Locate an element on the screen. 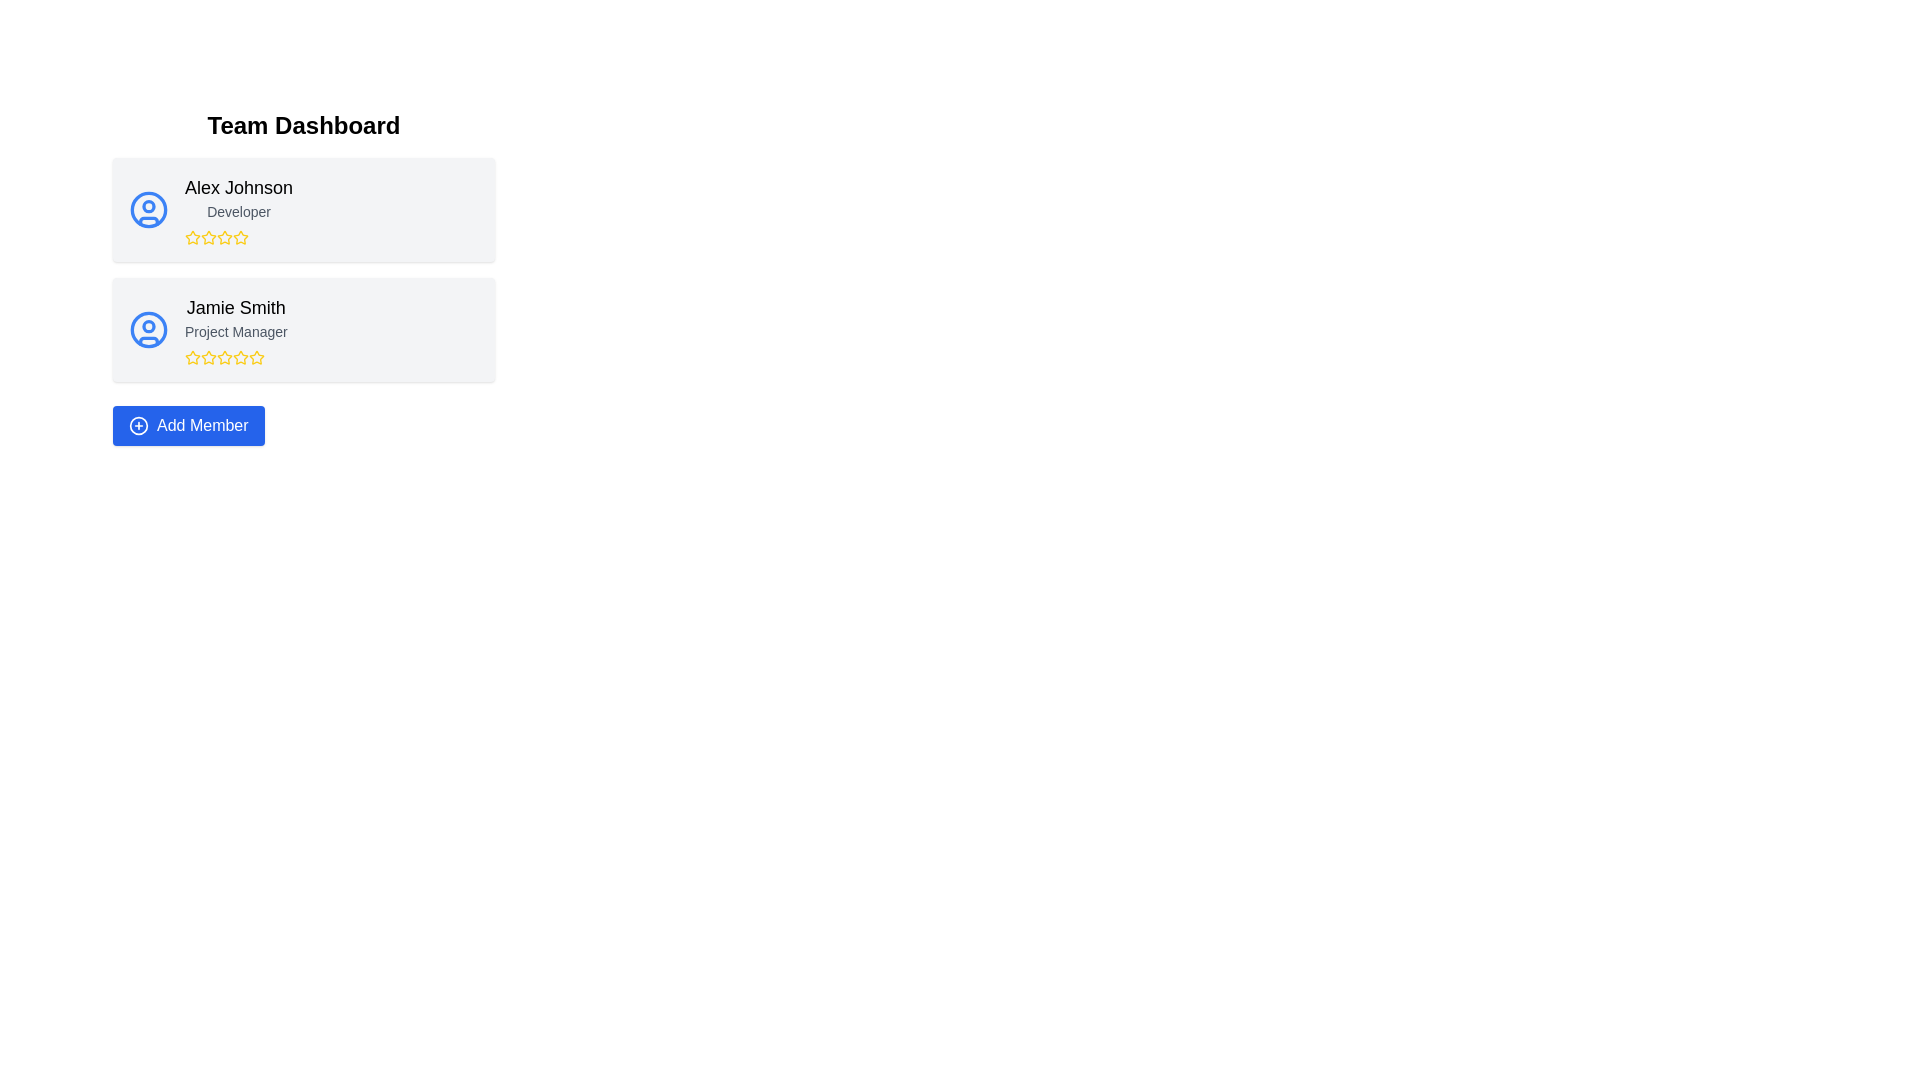 This screenshot has height=1080, width=1920. the 'Team Dashboard' title text, which serves as a header for the content below is located at coordinates (302, 126).